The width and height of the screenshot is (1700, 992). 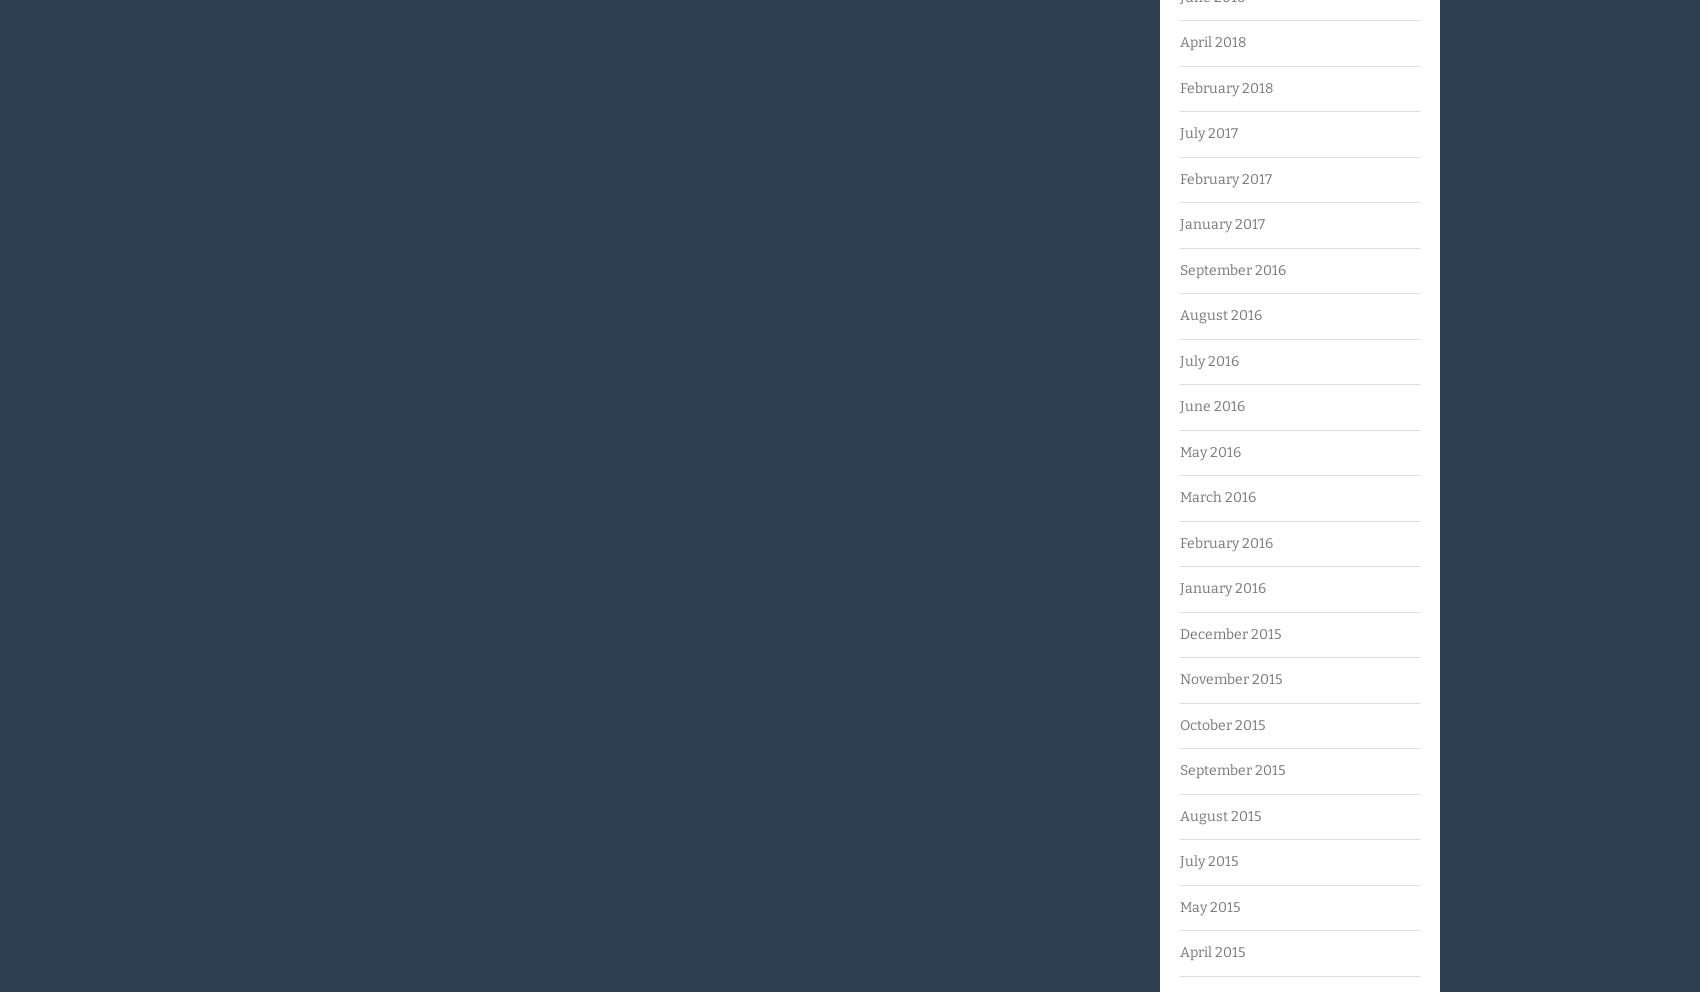 What do you see at coordinates (1211, 952) in the screenshot?
I see `'April 2015'` at bounding box center [1211, 952].